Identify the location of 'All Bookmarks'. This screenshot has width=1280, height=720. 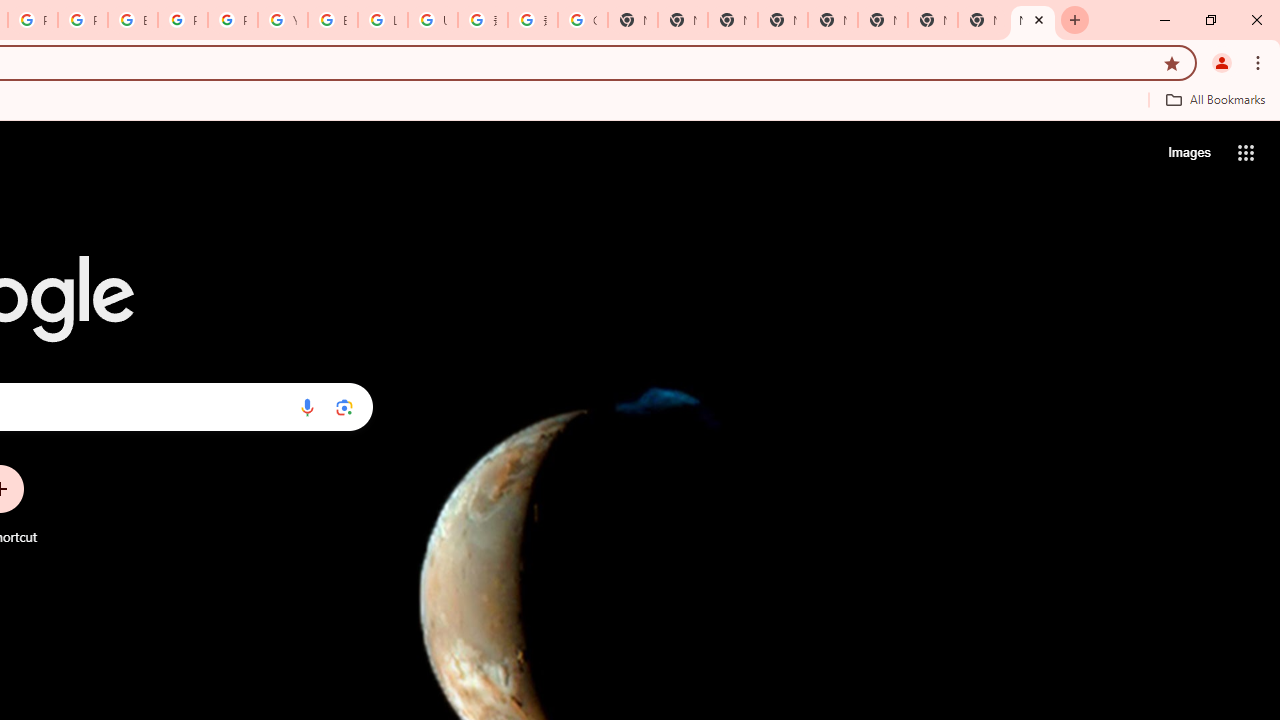
(1214, 99).